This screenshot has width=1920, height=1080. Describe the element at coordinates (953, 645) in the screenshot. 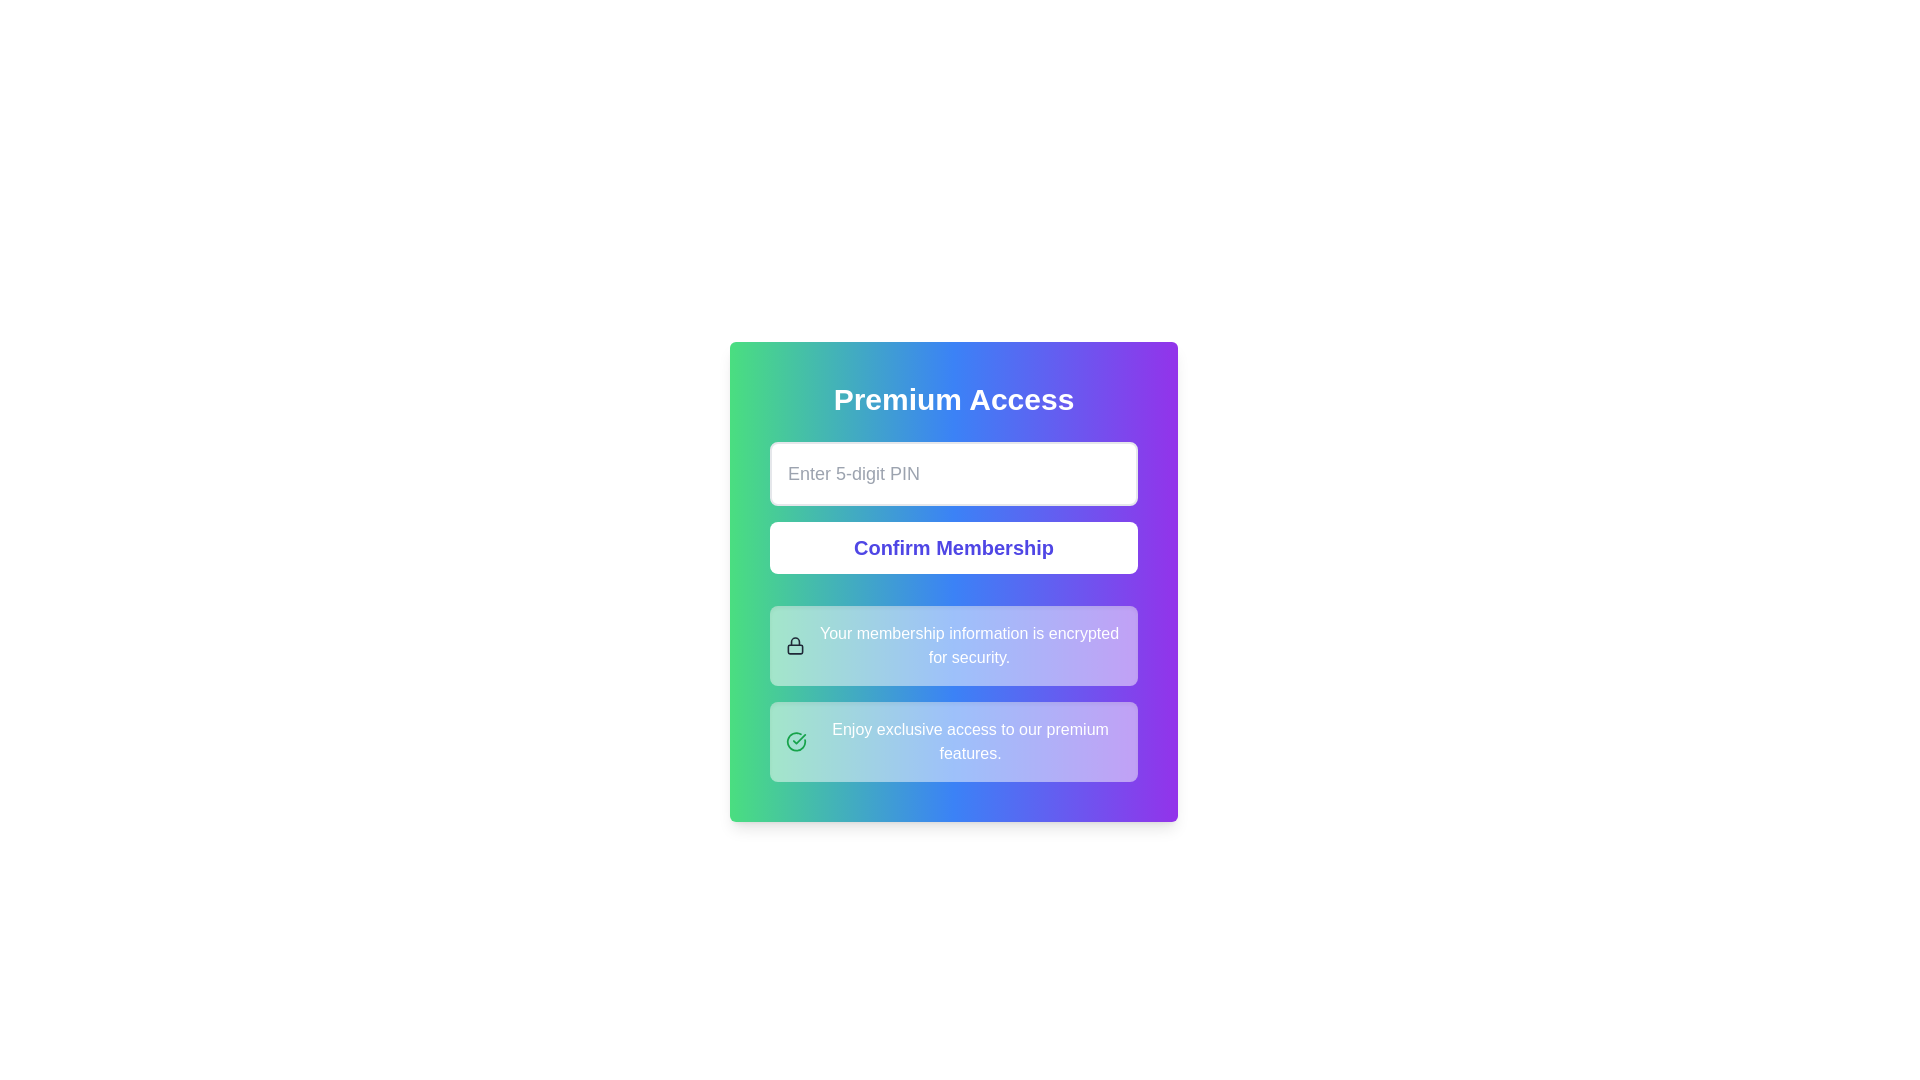

I see `informational message box containing the text 'Your membership information is encrypted for security.' which is centrally located below the 'Confirm Membership' button` at that location.